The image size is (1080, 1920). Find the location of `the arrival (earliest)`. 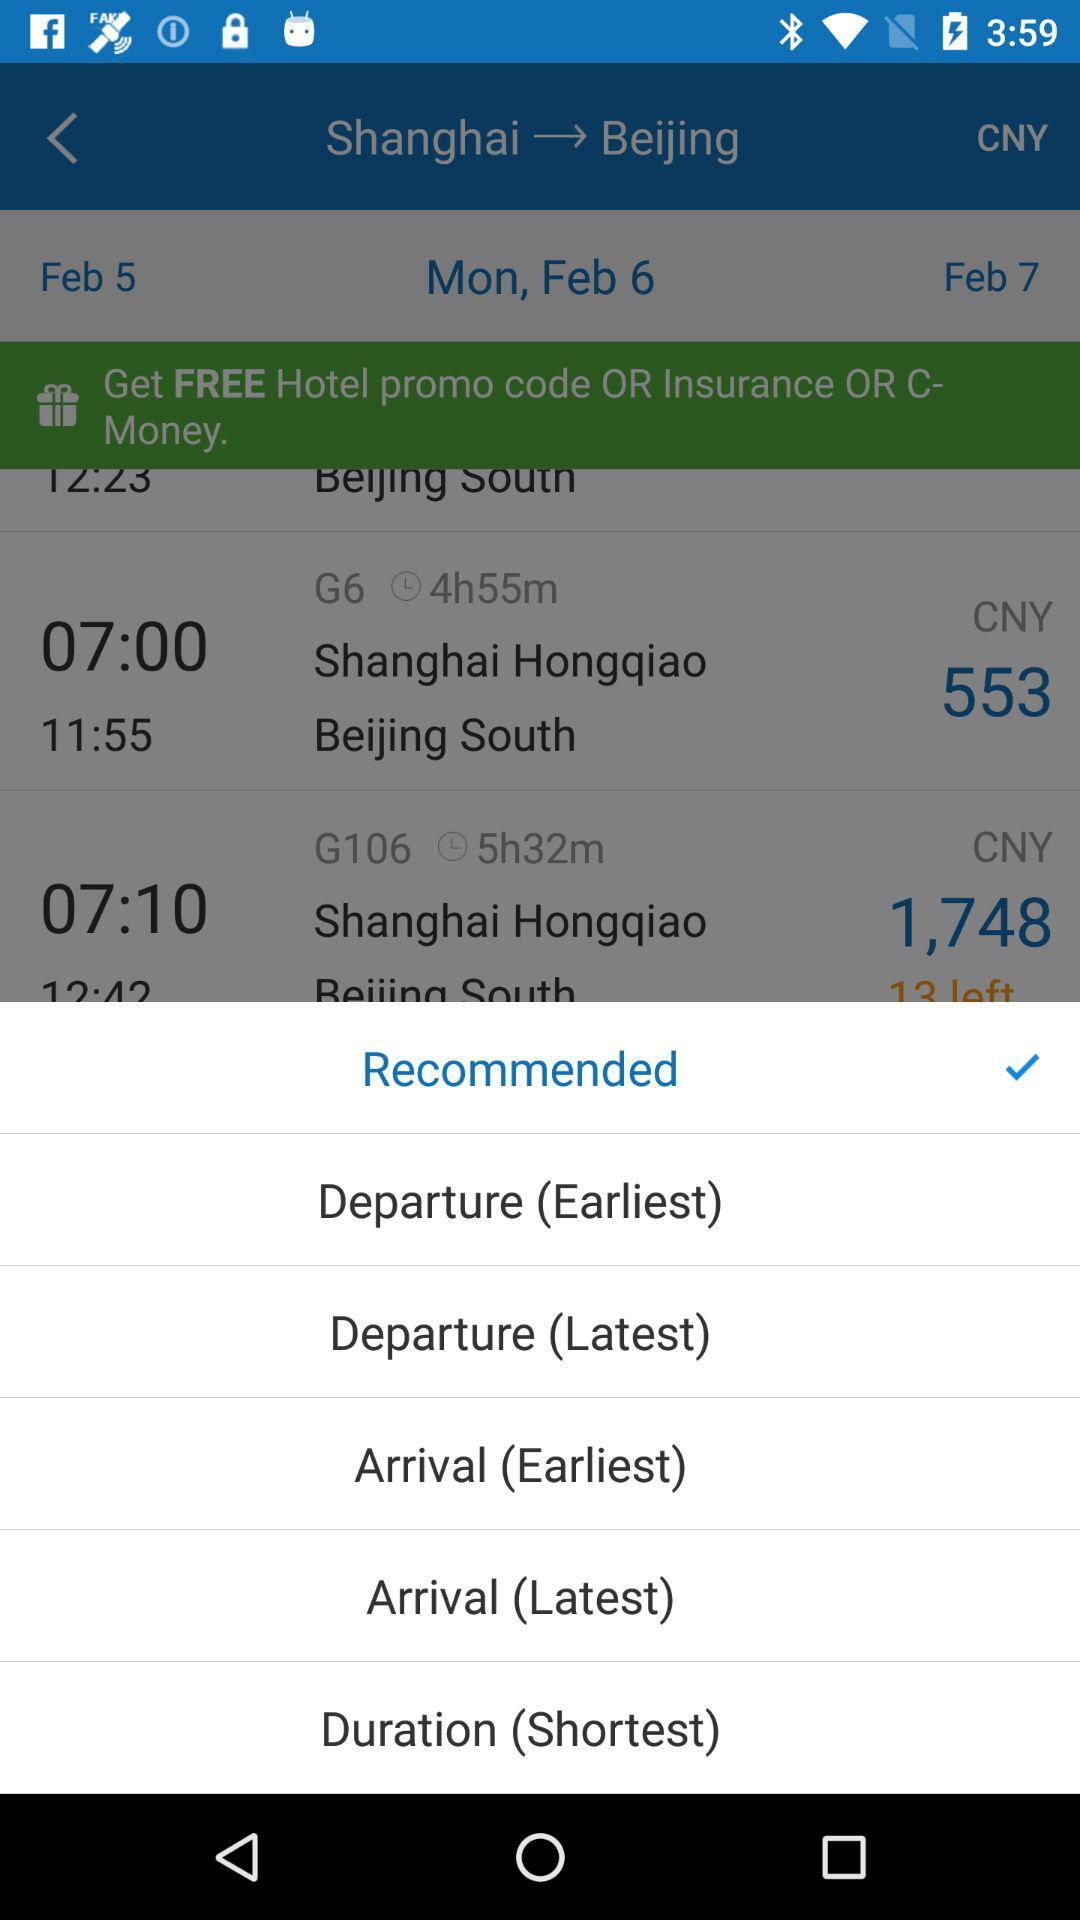

the arrival (earliest) is located at coordinates (540, 1463).